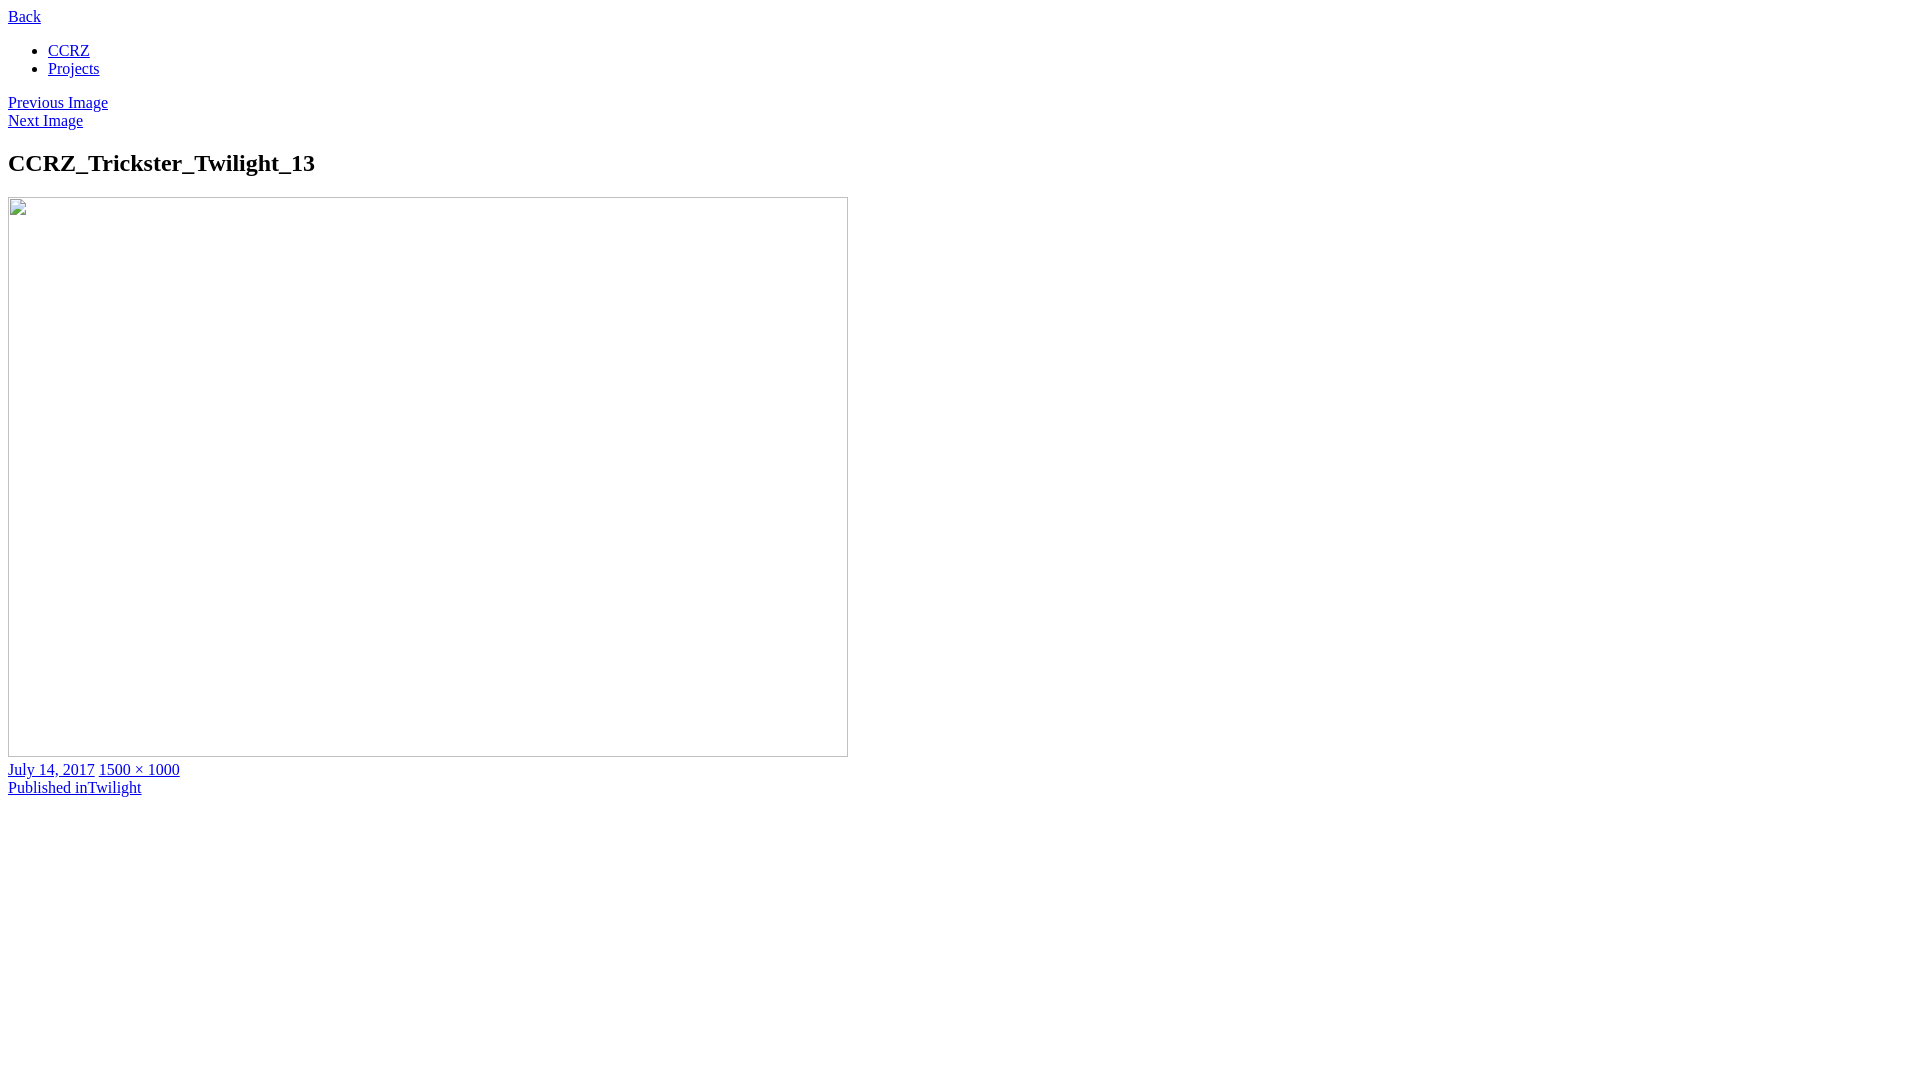  What do you see at coordinates (73, 67) in the screenshot?
I see `'Projects'` at bounding box center [73, 67].